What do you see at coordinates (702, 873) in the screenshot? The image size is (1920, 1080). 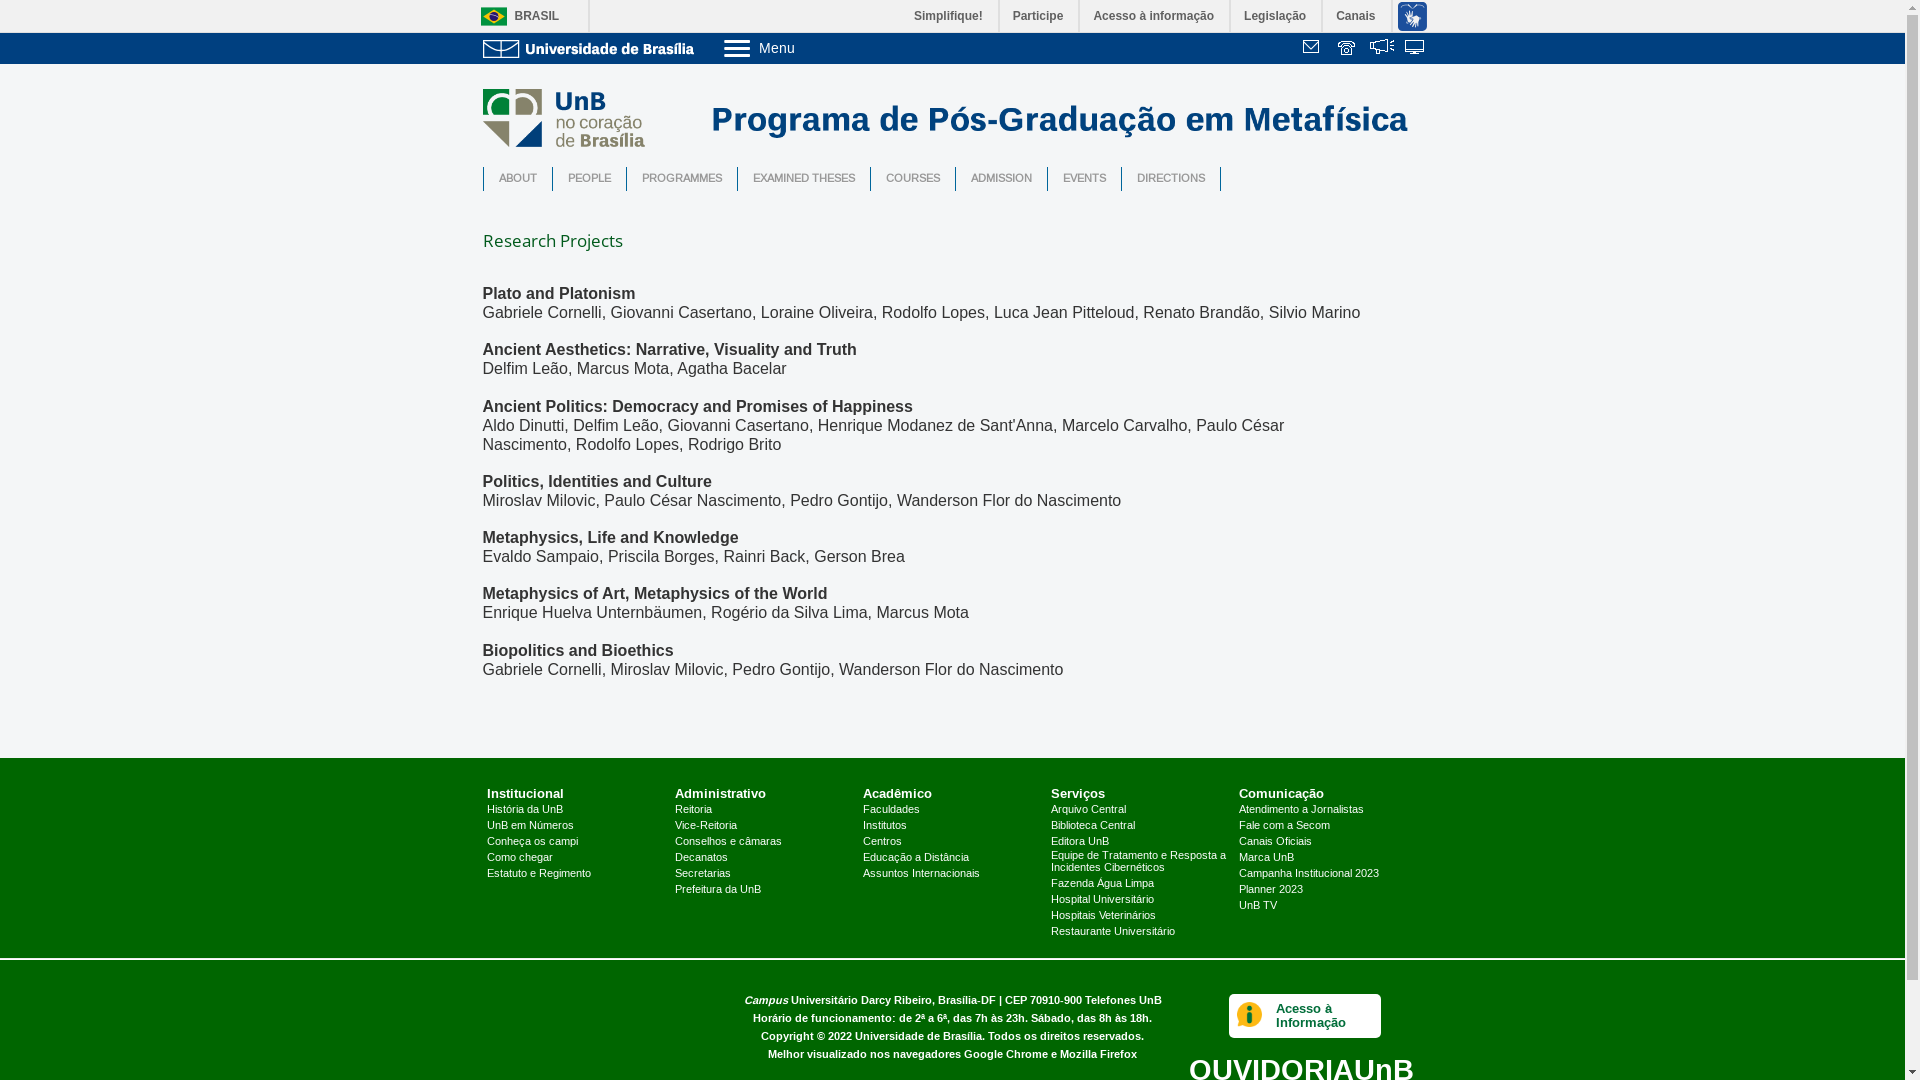 I see `'Secretarias'` at bounding box center [702, 873].